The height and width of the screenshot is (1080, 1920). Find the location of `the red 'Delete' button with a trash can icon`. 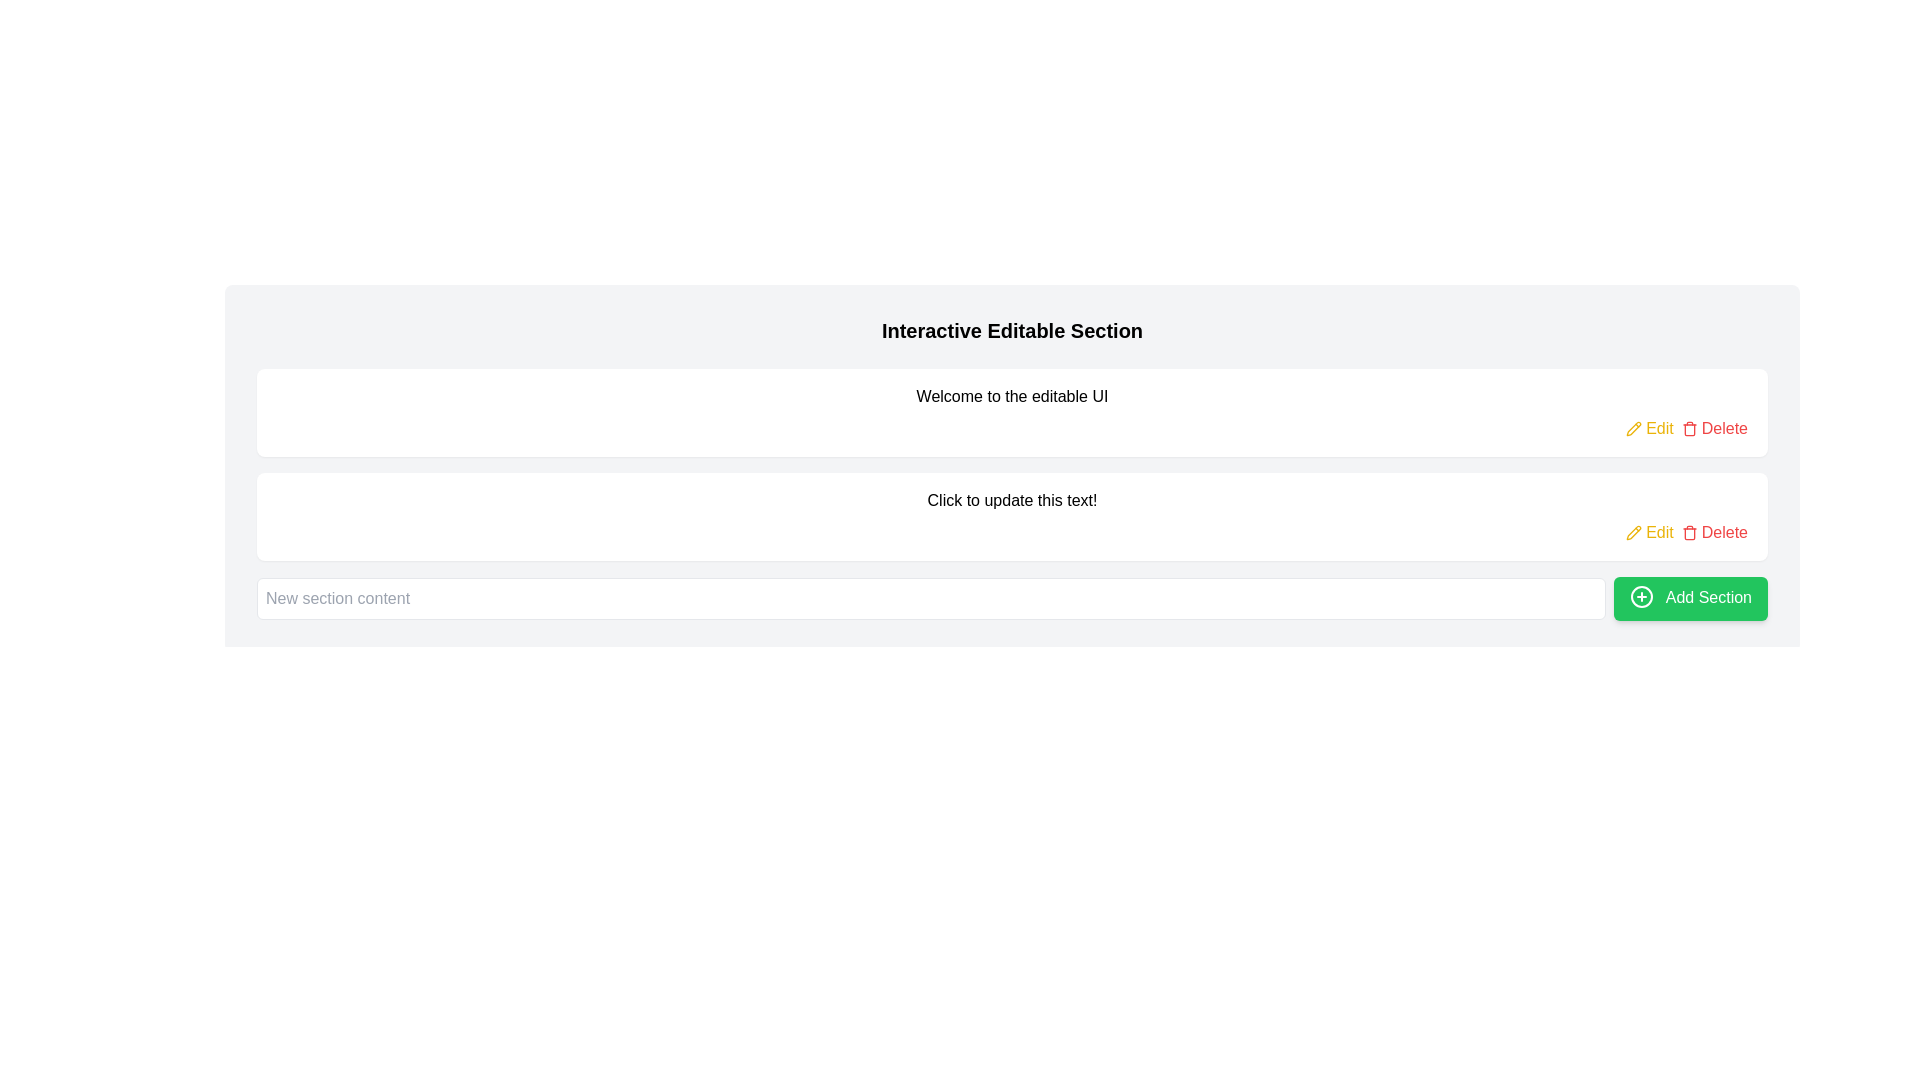

the red 'Delete' button with a trash can icon is located at coordinates (1713, 531).